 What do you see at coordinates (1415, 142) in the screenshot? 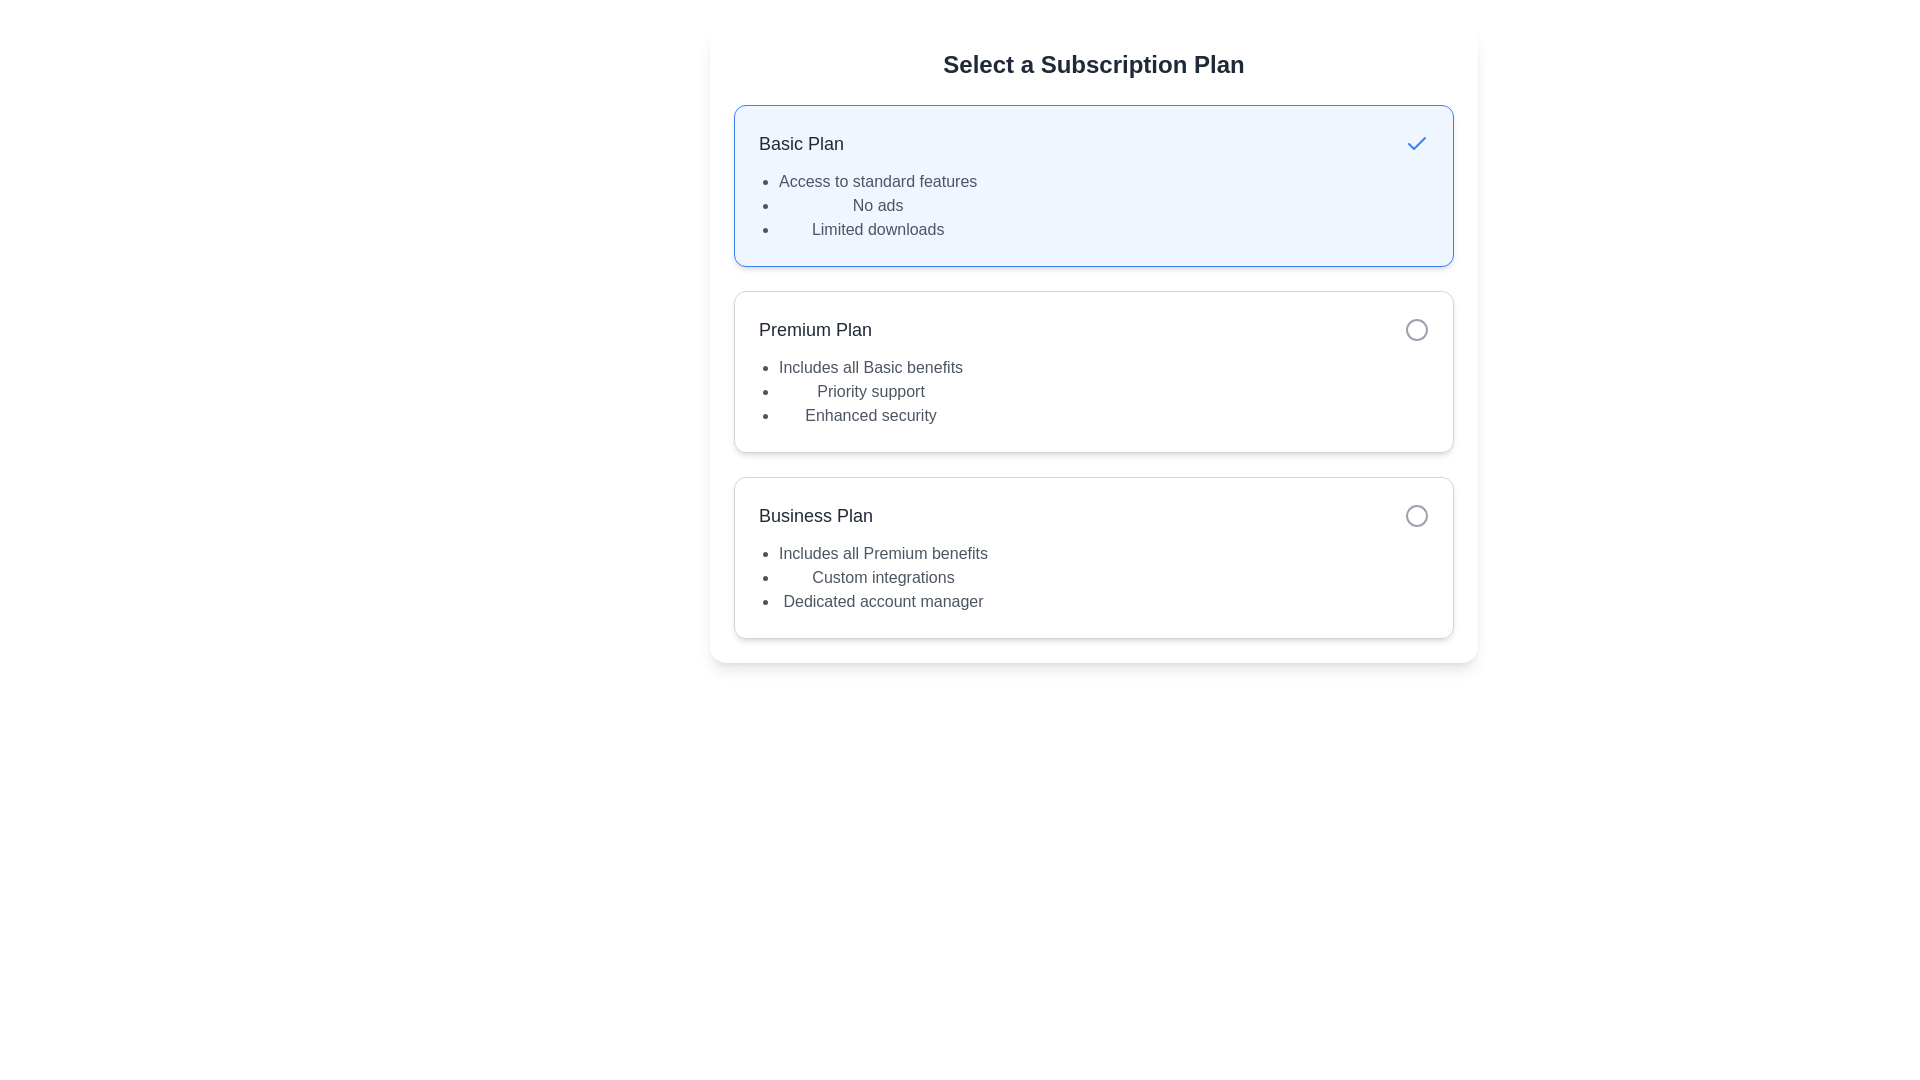
I see `the blue checkmark icon located in the upper-right region of the 'Basic Plan' card` at bounding box center [1415, 142].